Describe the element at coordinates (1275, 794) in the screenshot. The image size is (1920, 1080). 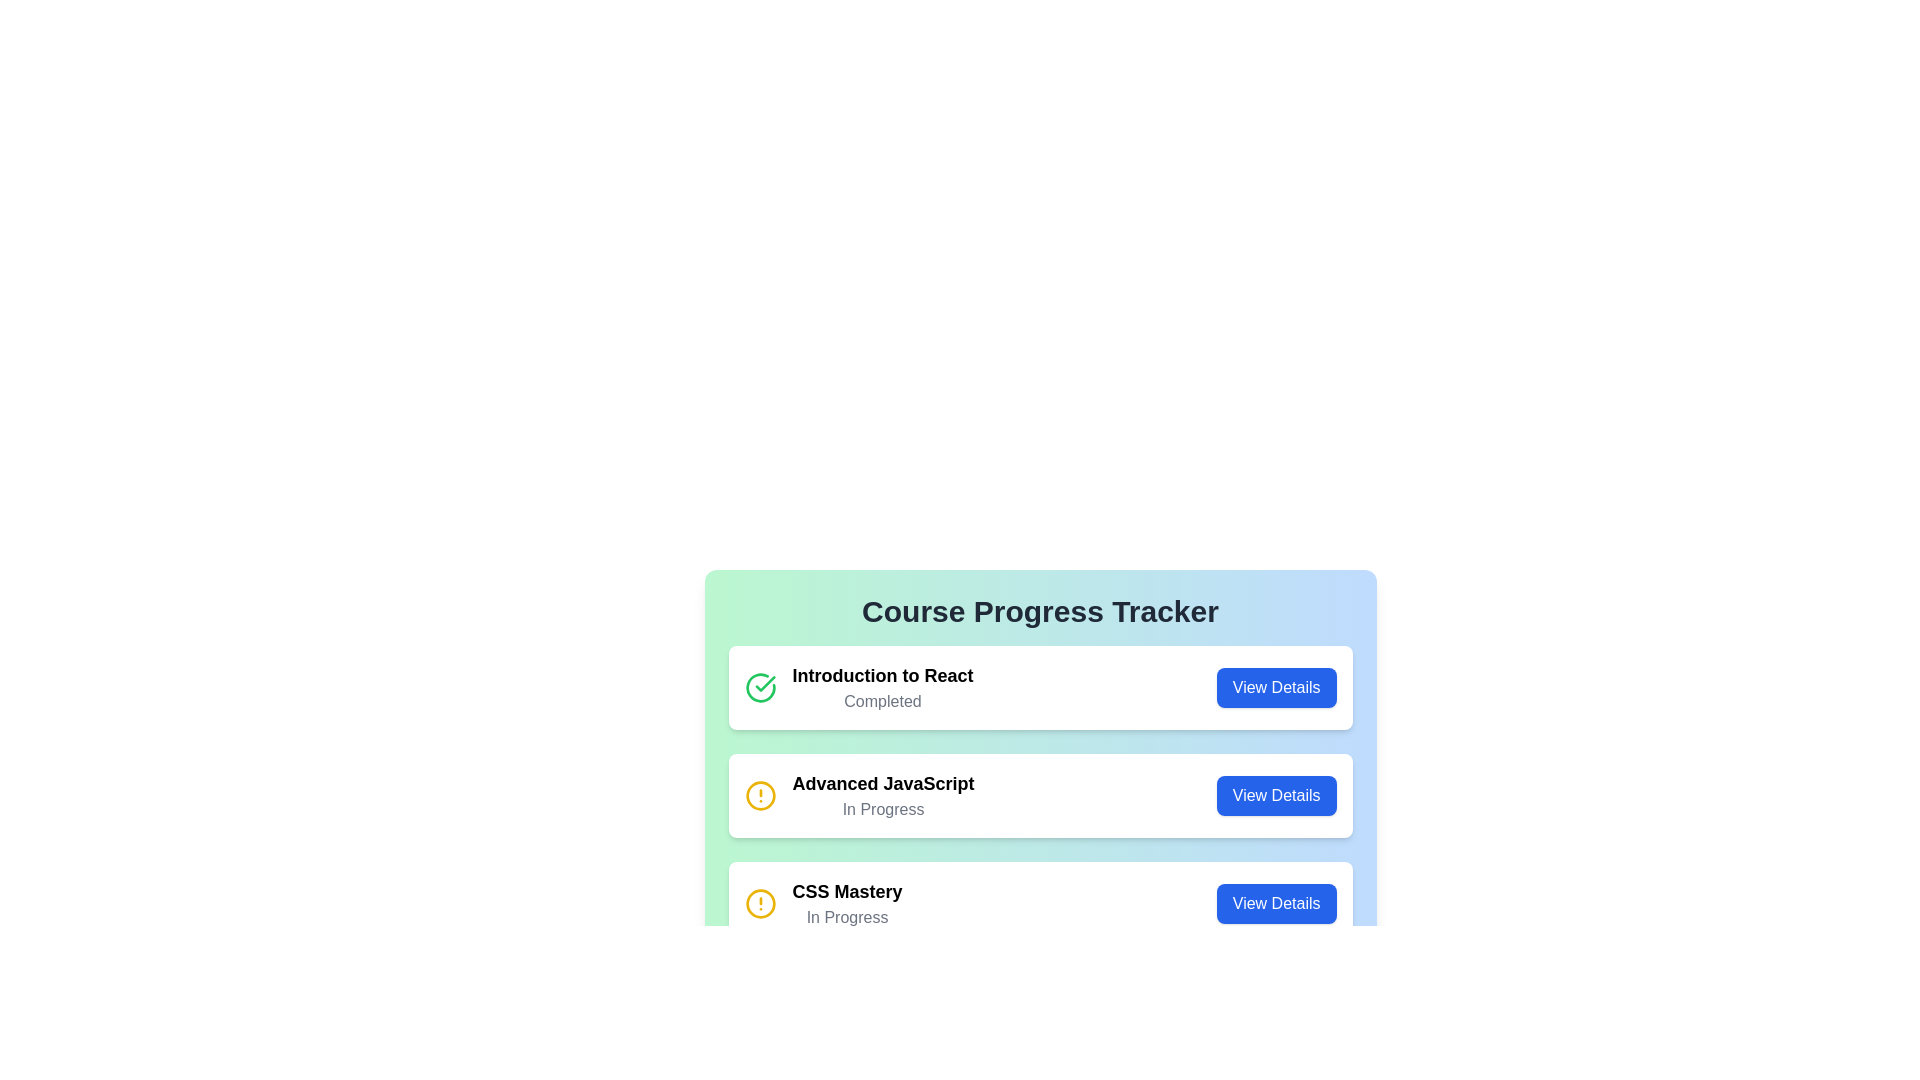
I see `the button on the right side of the 'Advanced JavaScript' course section` at that location.